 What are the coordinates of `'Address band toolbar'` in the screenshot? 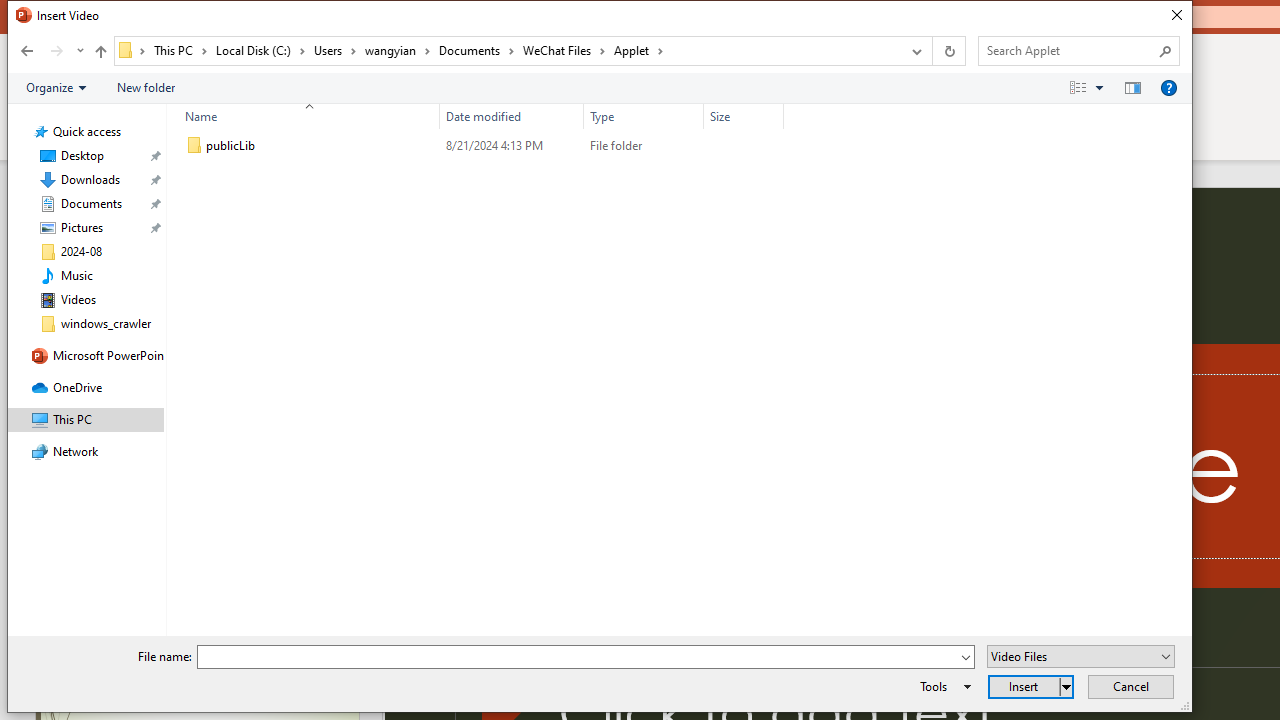 It's located at (930, 50).